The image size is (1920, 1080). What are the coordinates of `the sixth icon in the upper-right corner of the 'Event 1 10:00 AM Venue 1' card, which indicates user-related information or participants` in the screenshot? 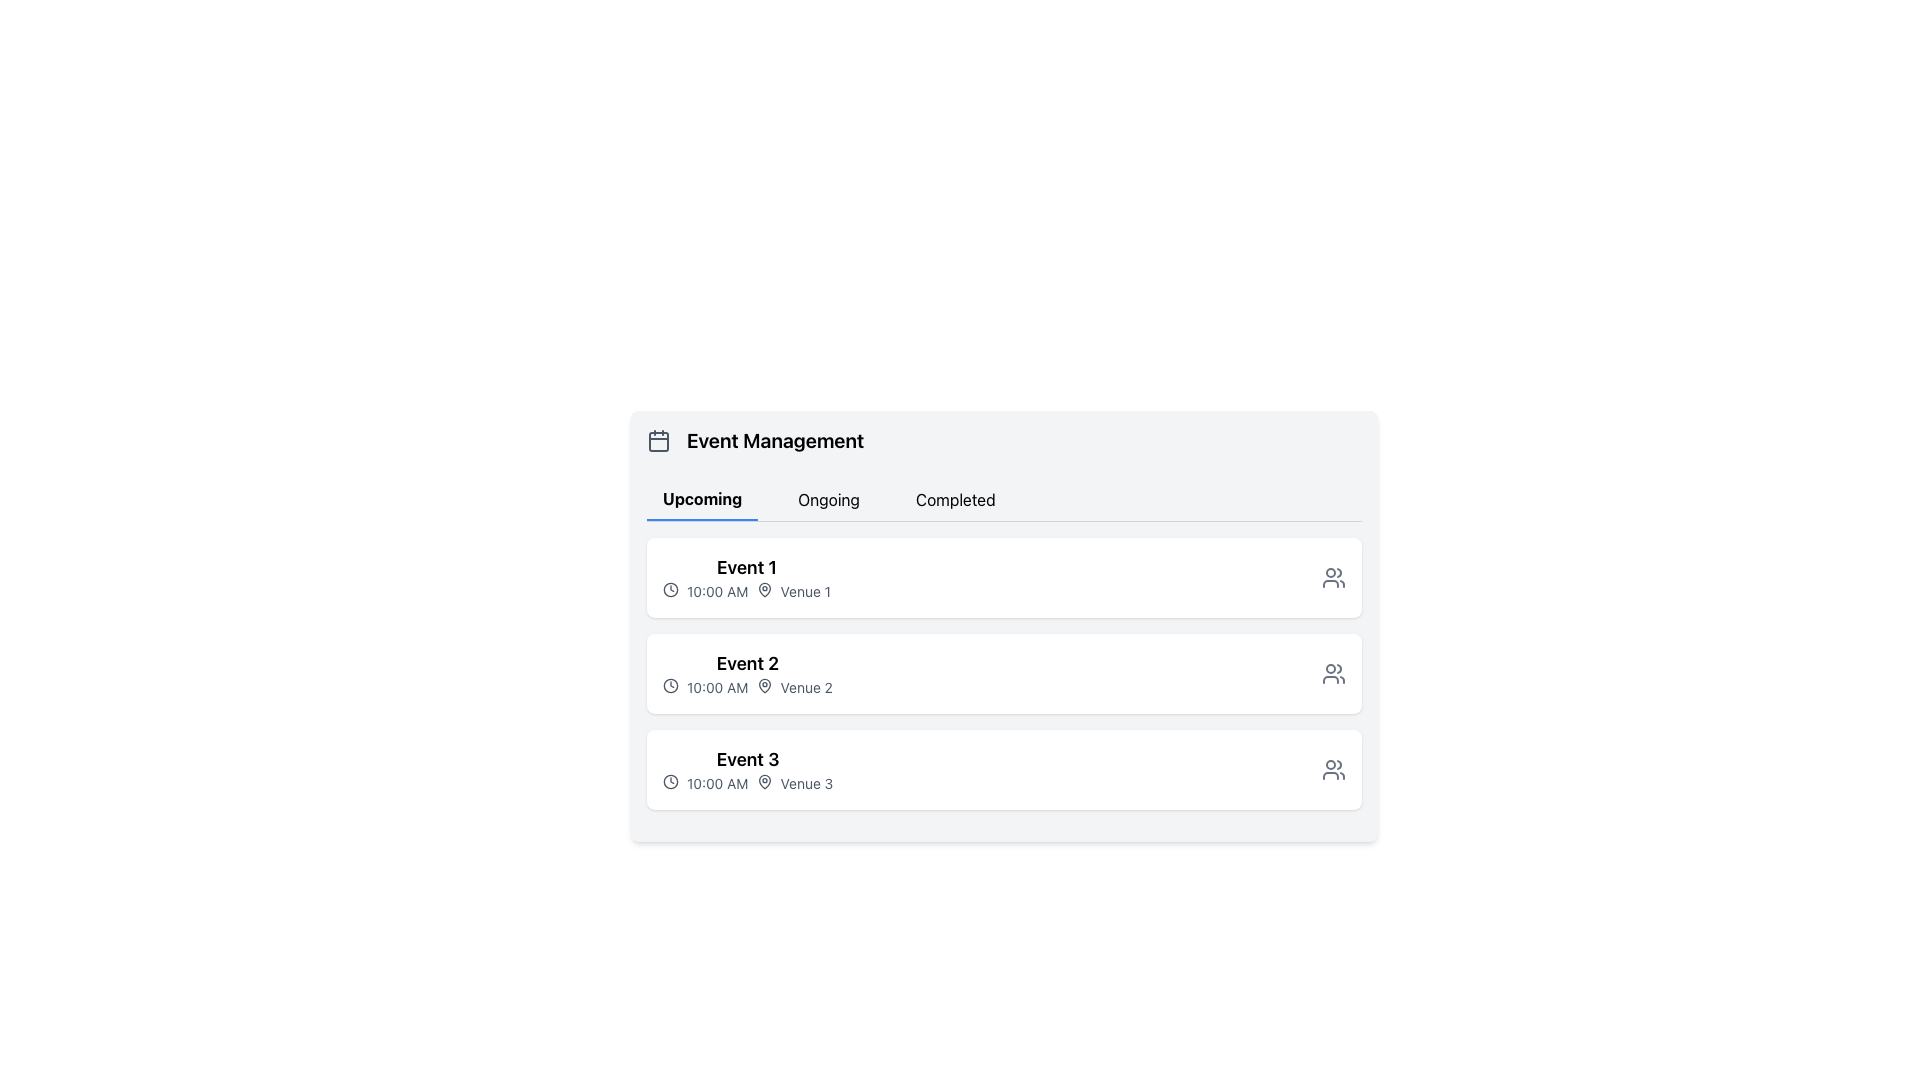 It's located at (1334, 578).